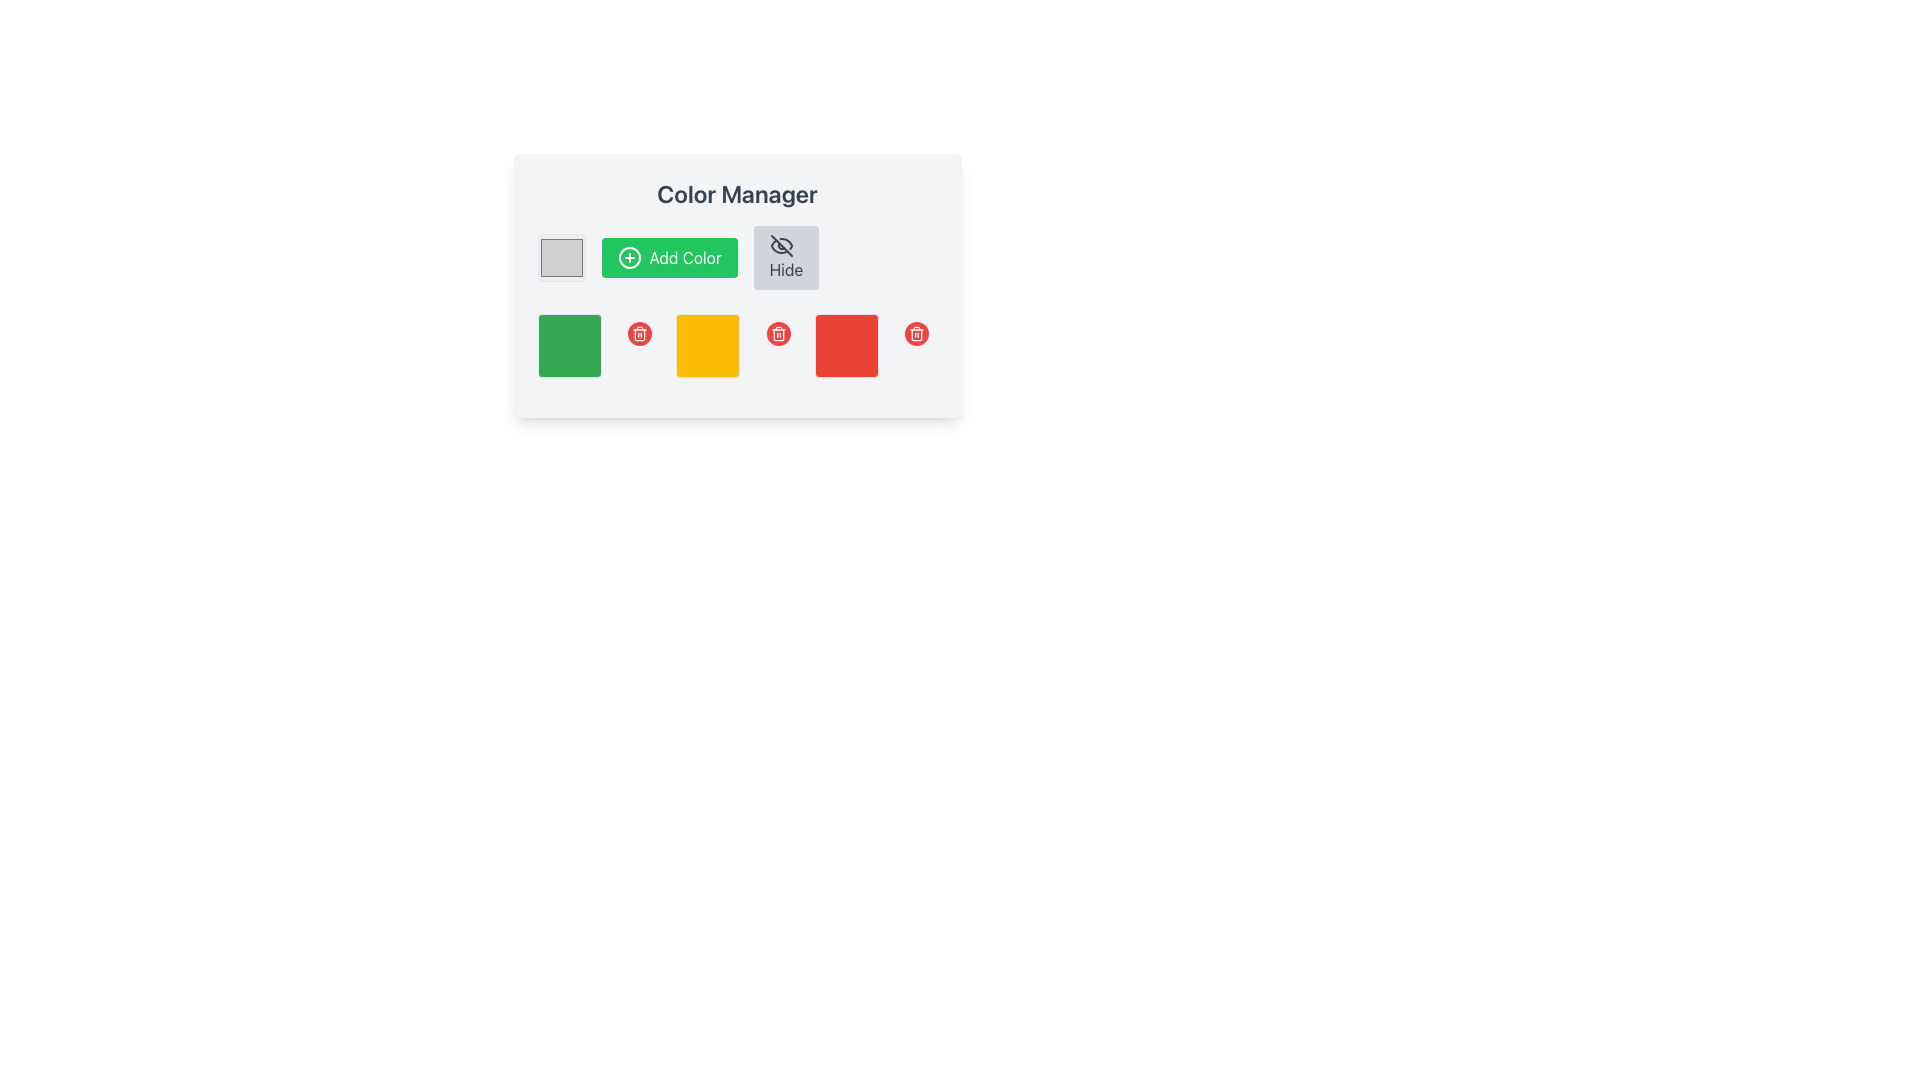  What do you see at coordinates (628, 257) in the screenshot?
I see `the plus sign icon enclosed within a green circle that is part of the 'Add Color' button, located to the left of the button's label` at bounding box center [628, 257].